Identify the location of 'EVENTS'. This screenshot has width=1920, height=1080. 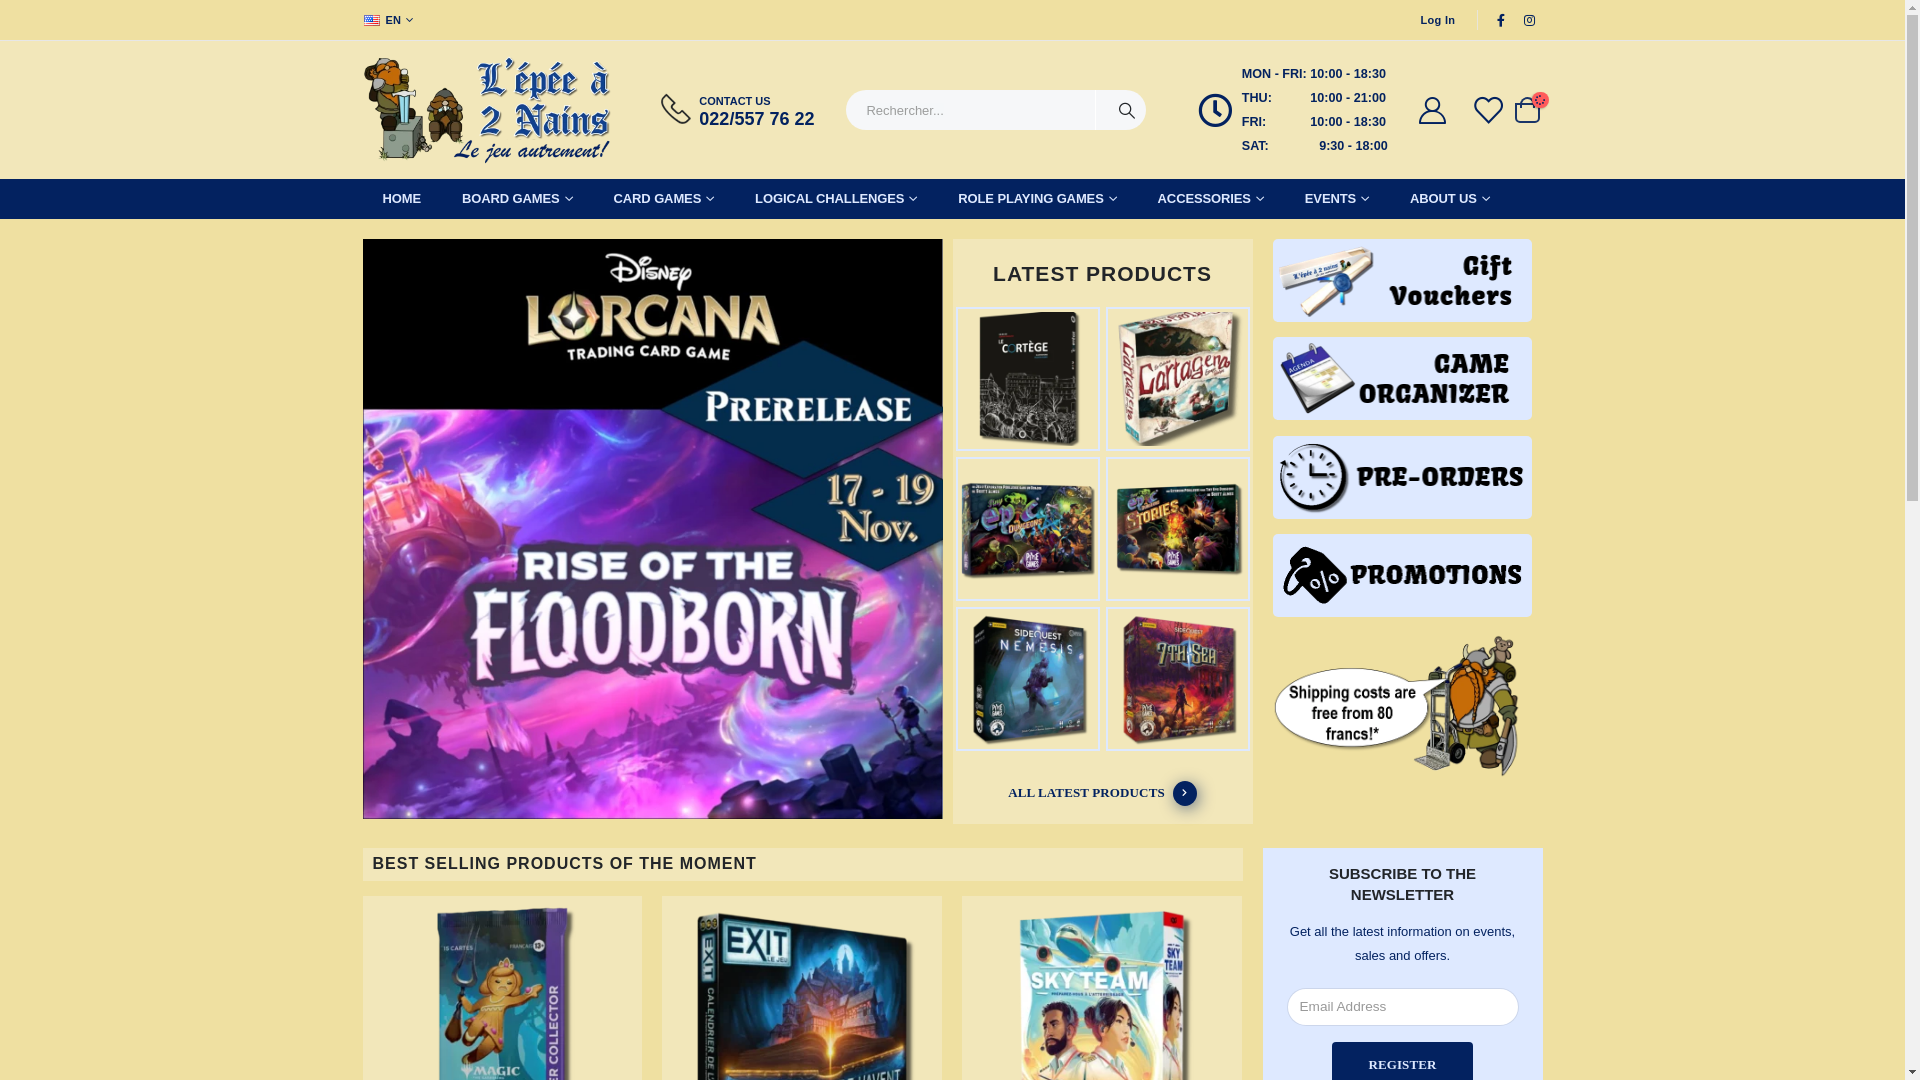
(1337, 199).